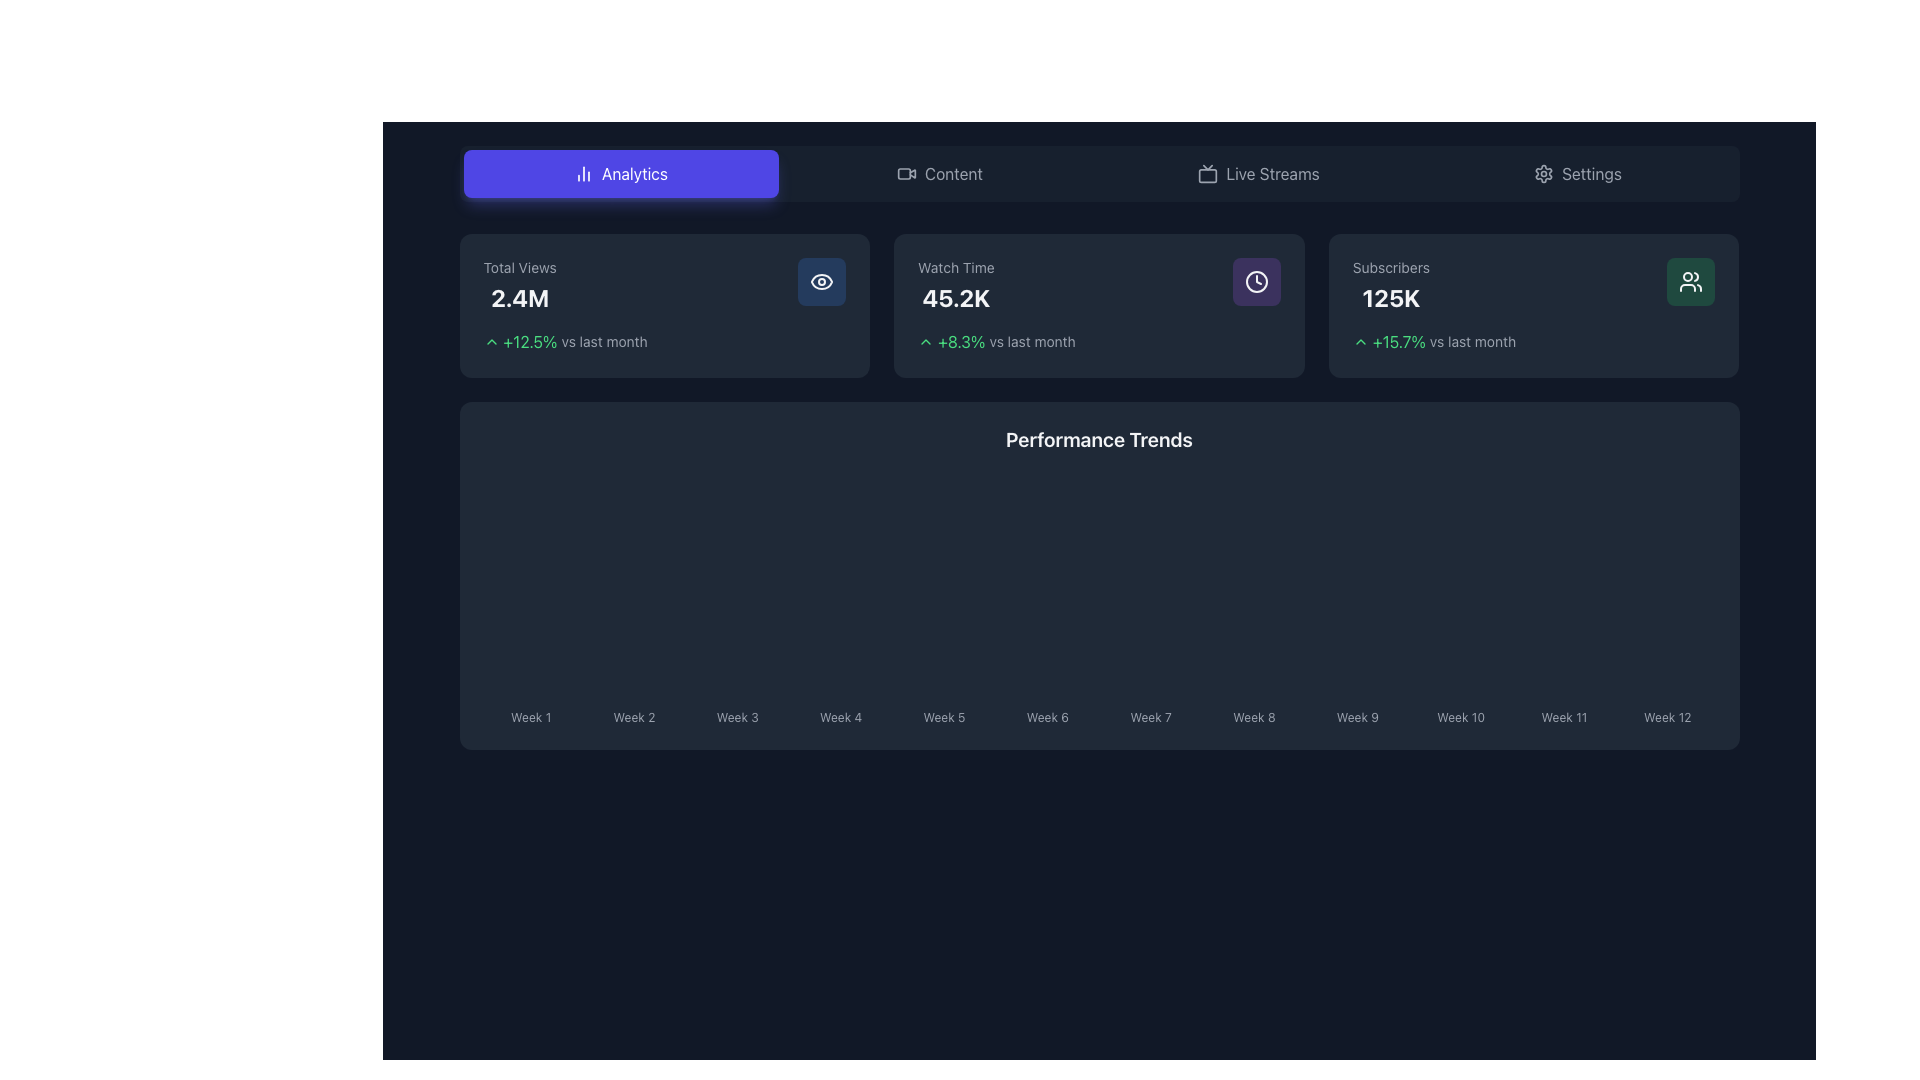 Image resolution: width=1920 pixels, height=1080 pixels. Describe the element at coordinates (1543, 172) in the screenshot. I see `the 'Settings' icon located` at that location.